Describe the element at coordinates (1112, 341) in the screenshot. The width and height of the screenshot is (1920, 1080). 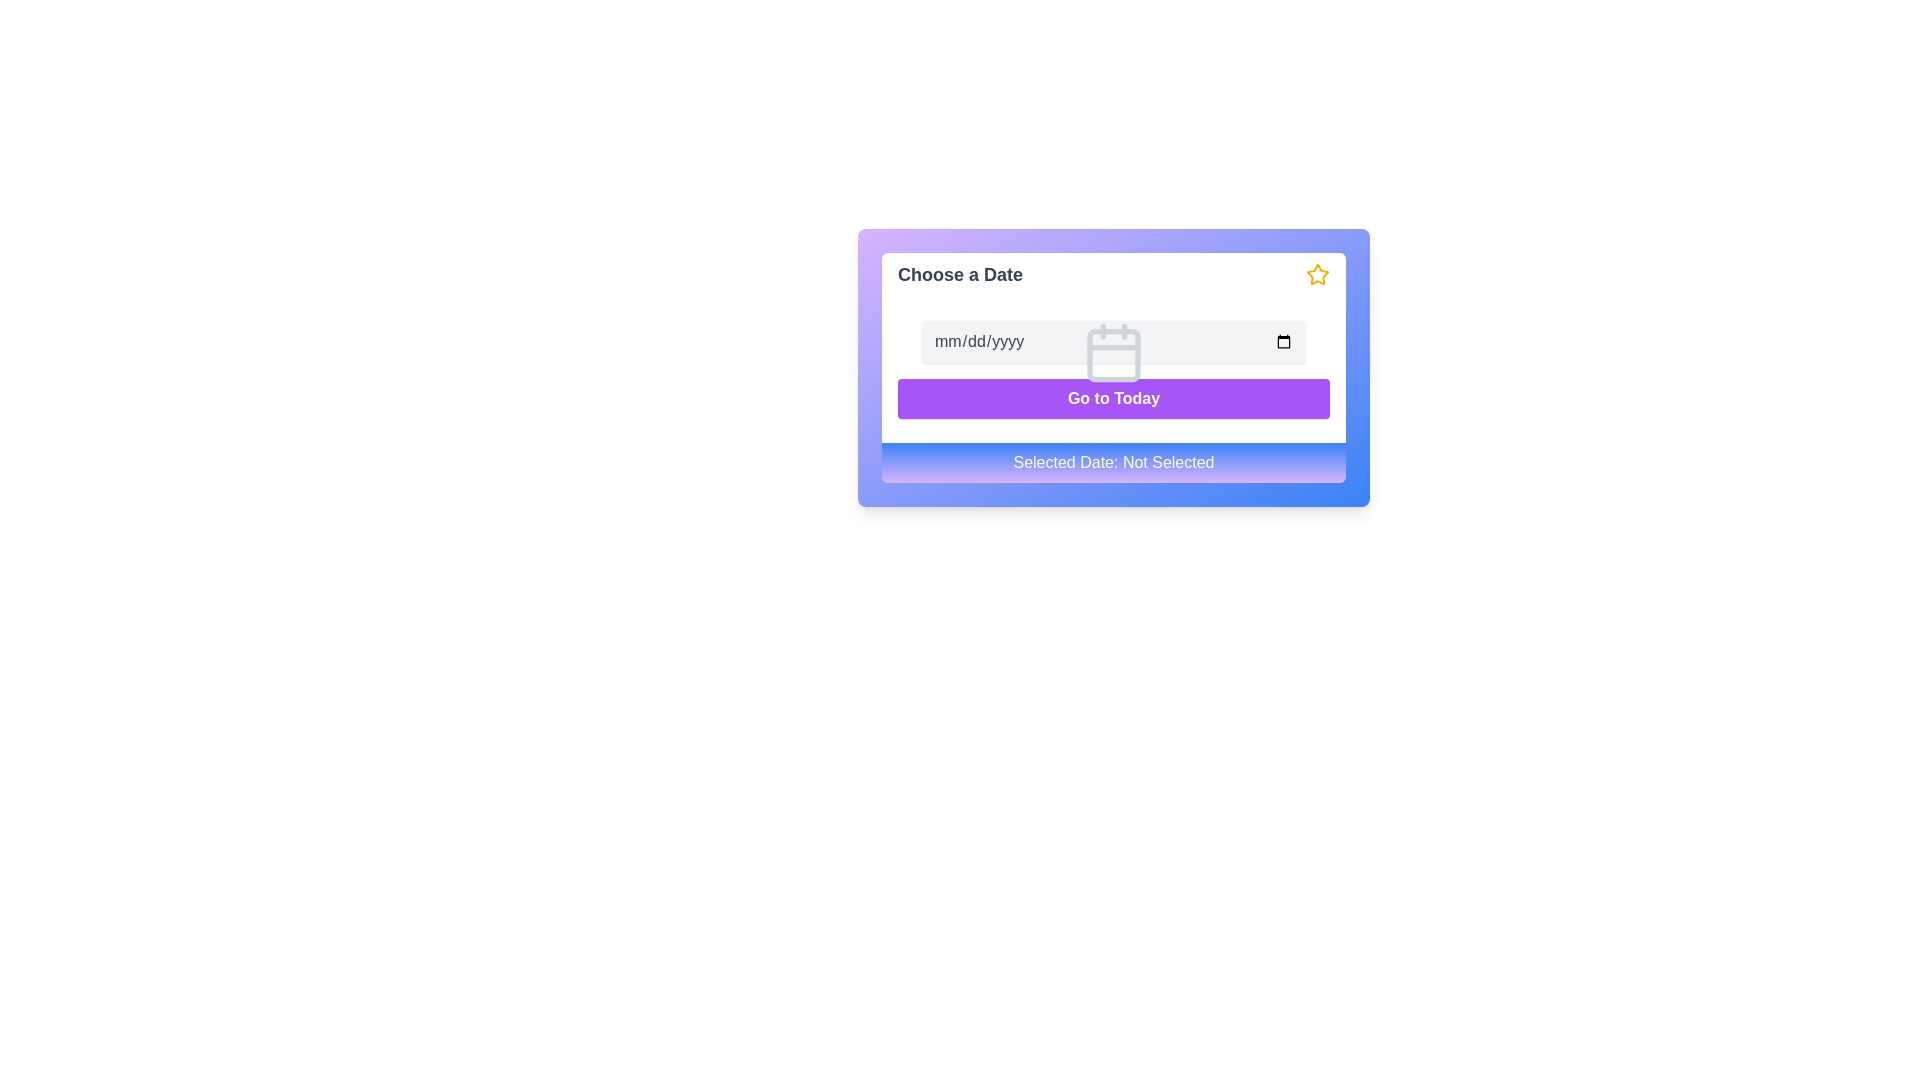
I see `the date picker input field located in the 'Choose a Date' panel to input a date` at that location.